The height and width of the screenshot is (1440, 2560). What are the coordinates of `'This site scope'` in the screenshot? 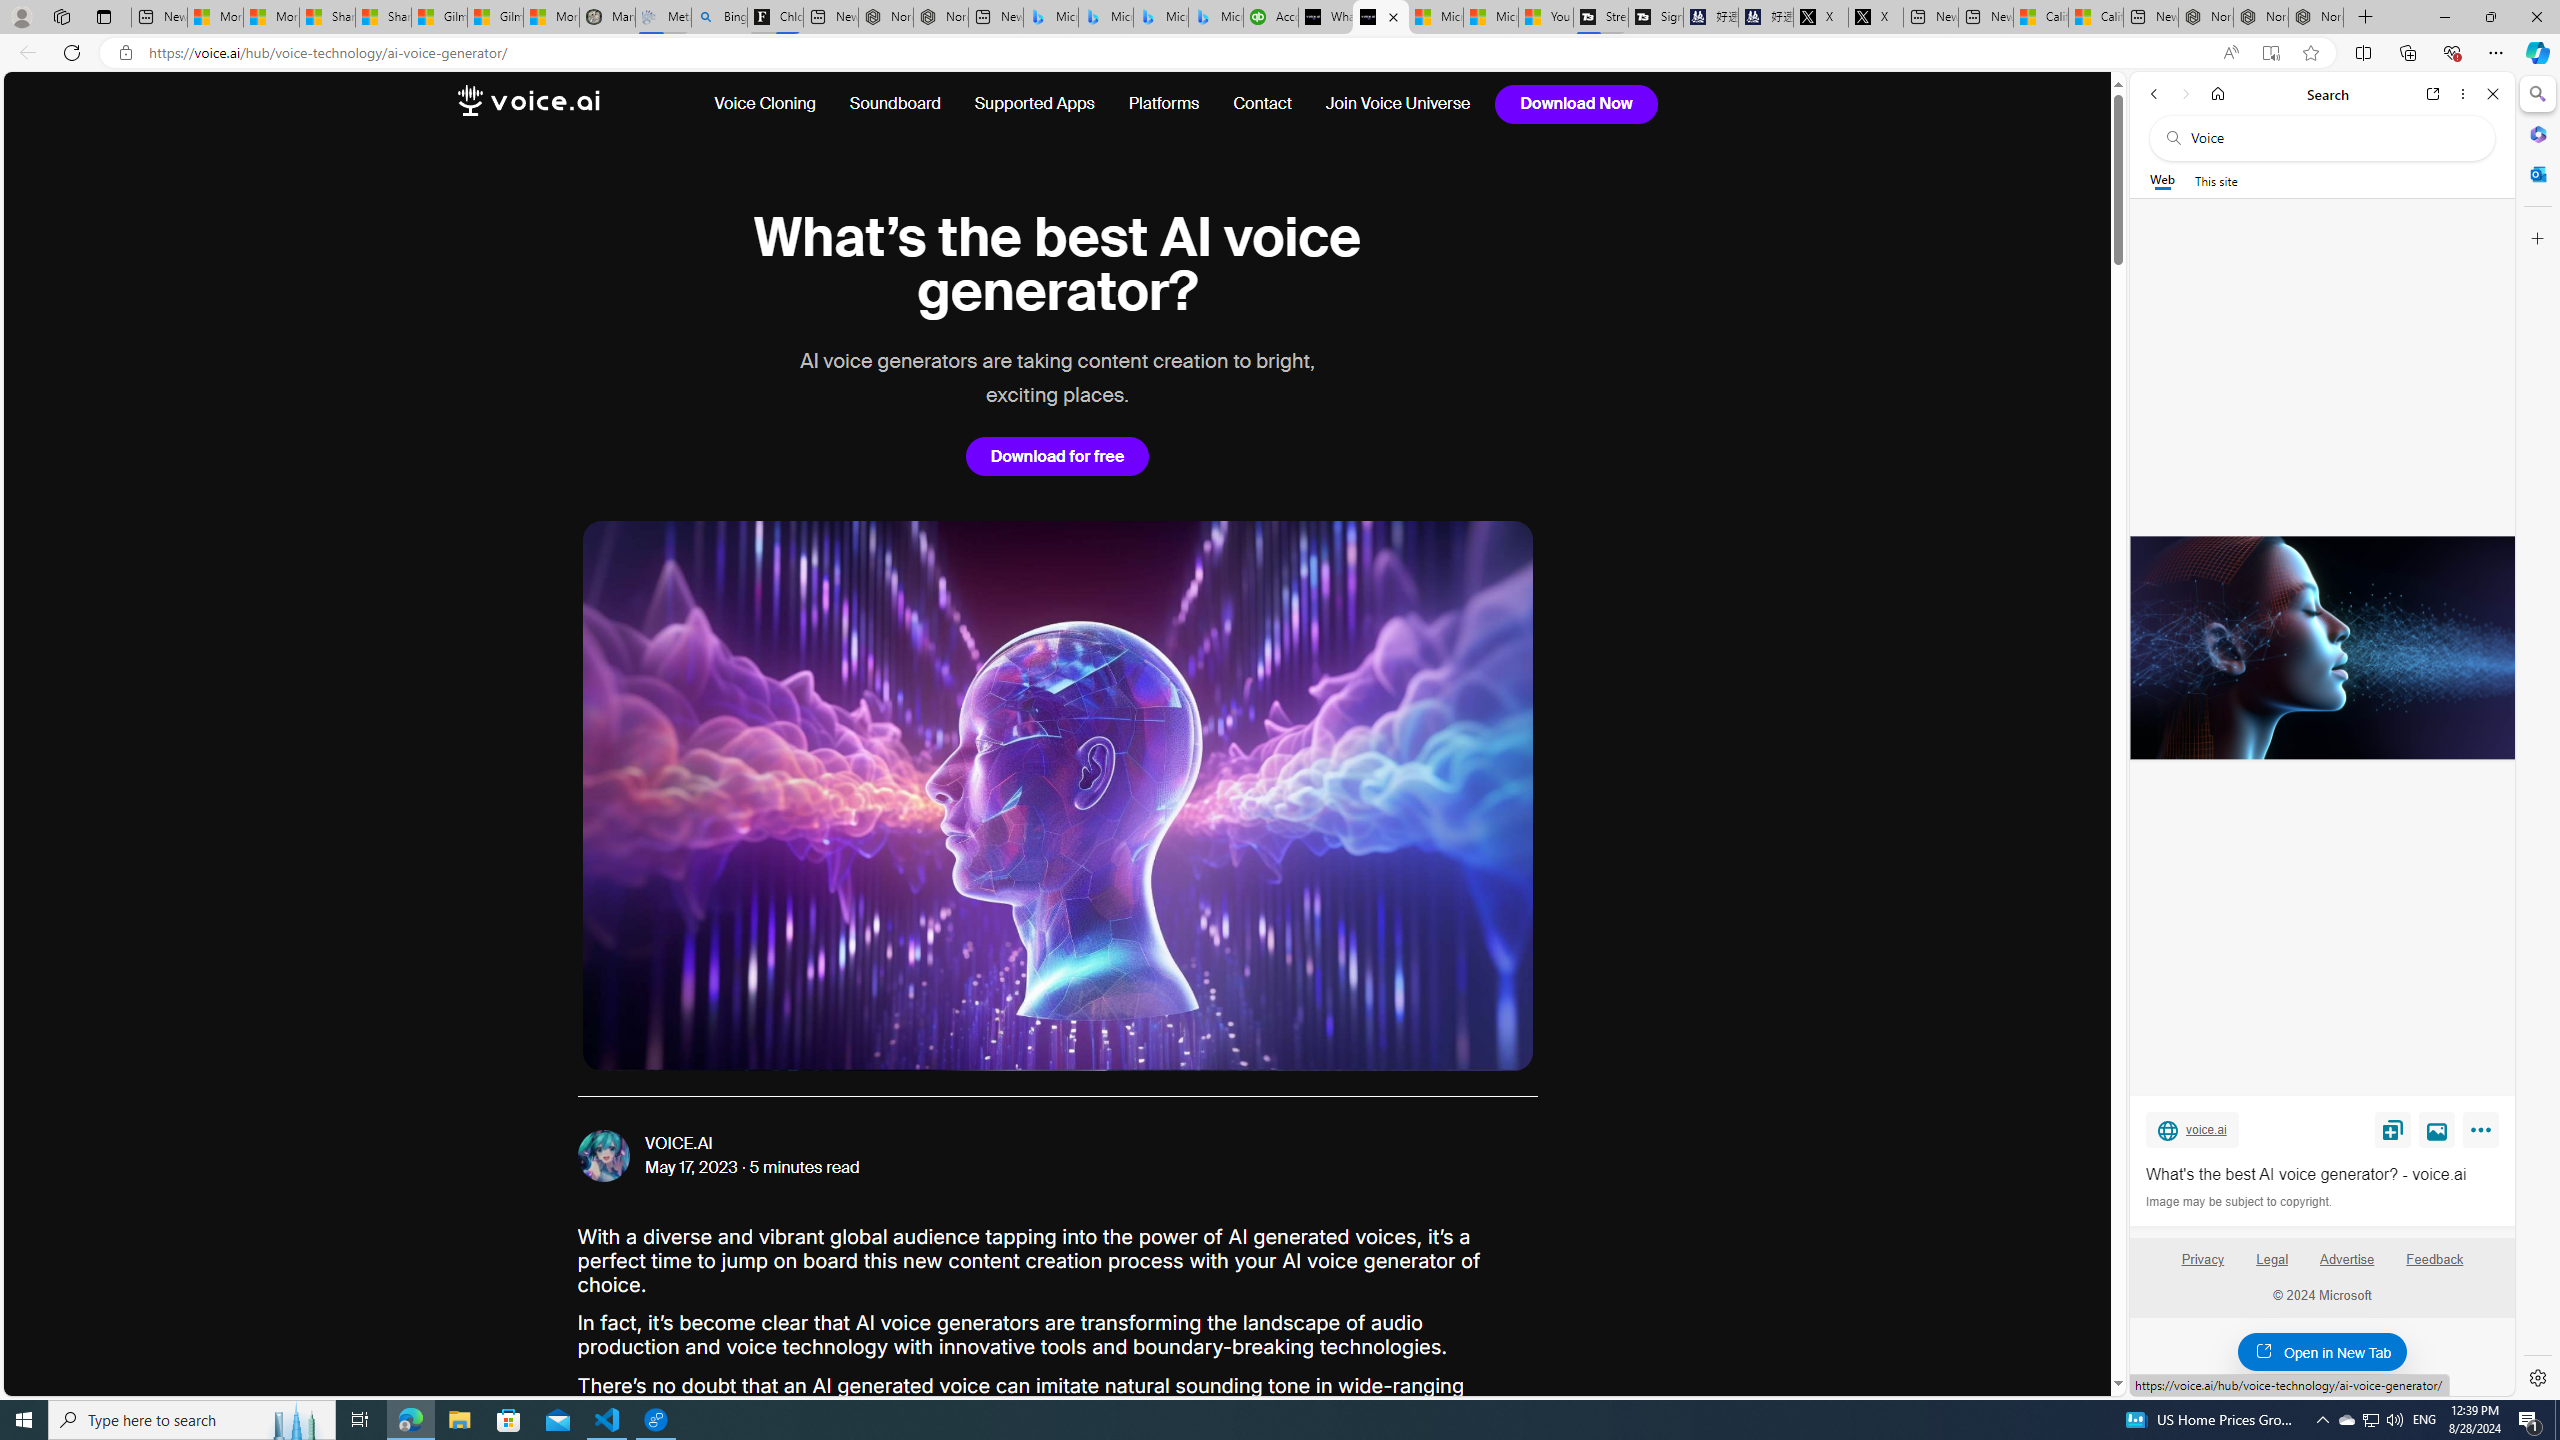 It's located at (2214, 180).